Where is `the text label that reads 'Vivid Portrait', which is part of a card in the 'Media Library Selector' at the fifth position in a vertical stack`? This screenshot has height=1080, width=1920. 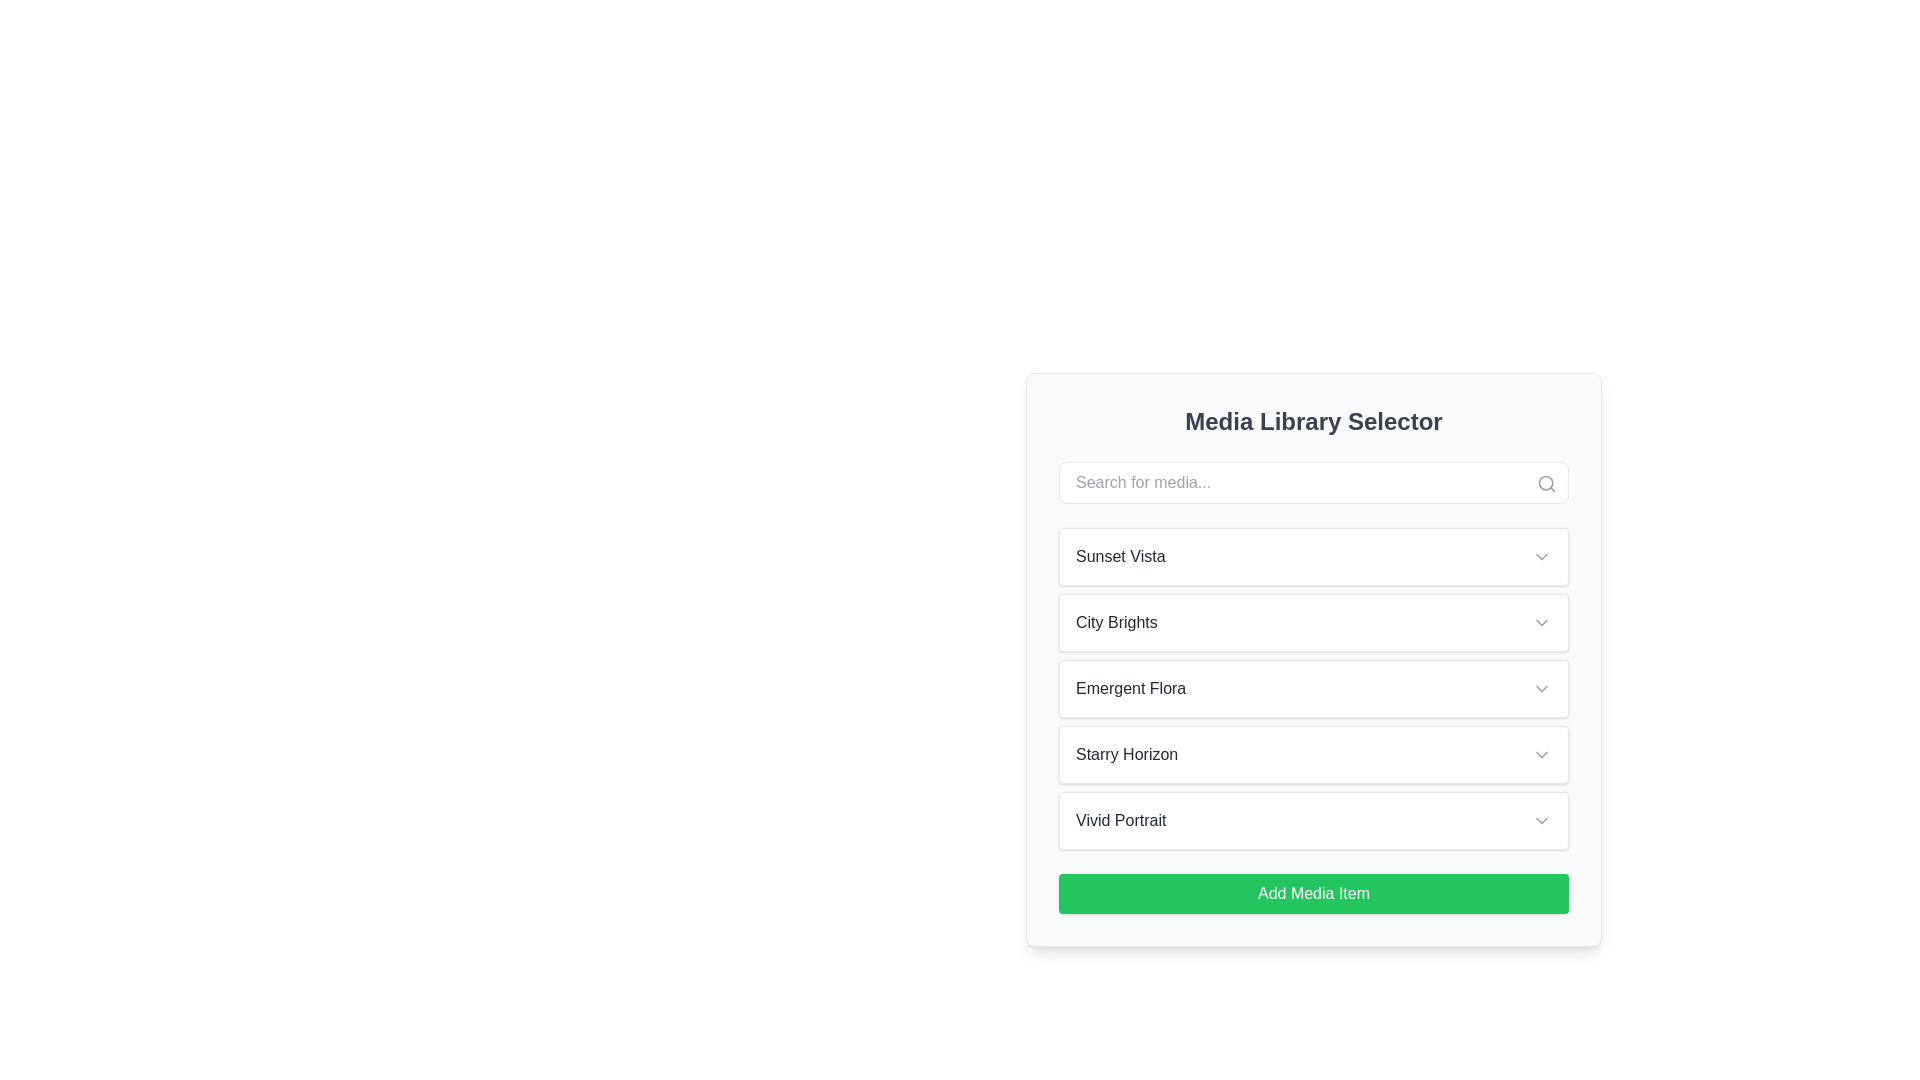
the text label that reads 'Vivid Portrait', which is part of a card in the 'Media Library Selector' at the fifth position in a vertical stack is located at coordinates (1121, 821).